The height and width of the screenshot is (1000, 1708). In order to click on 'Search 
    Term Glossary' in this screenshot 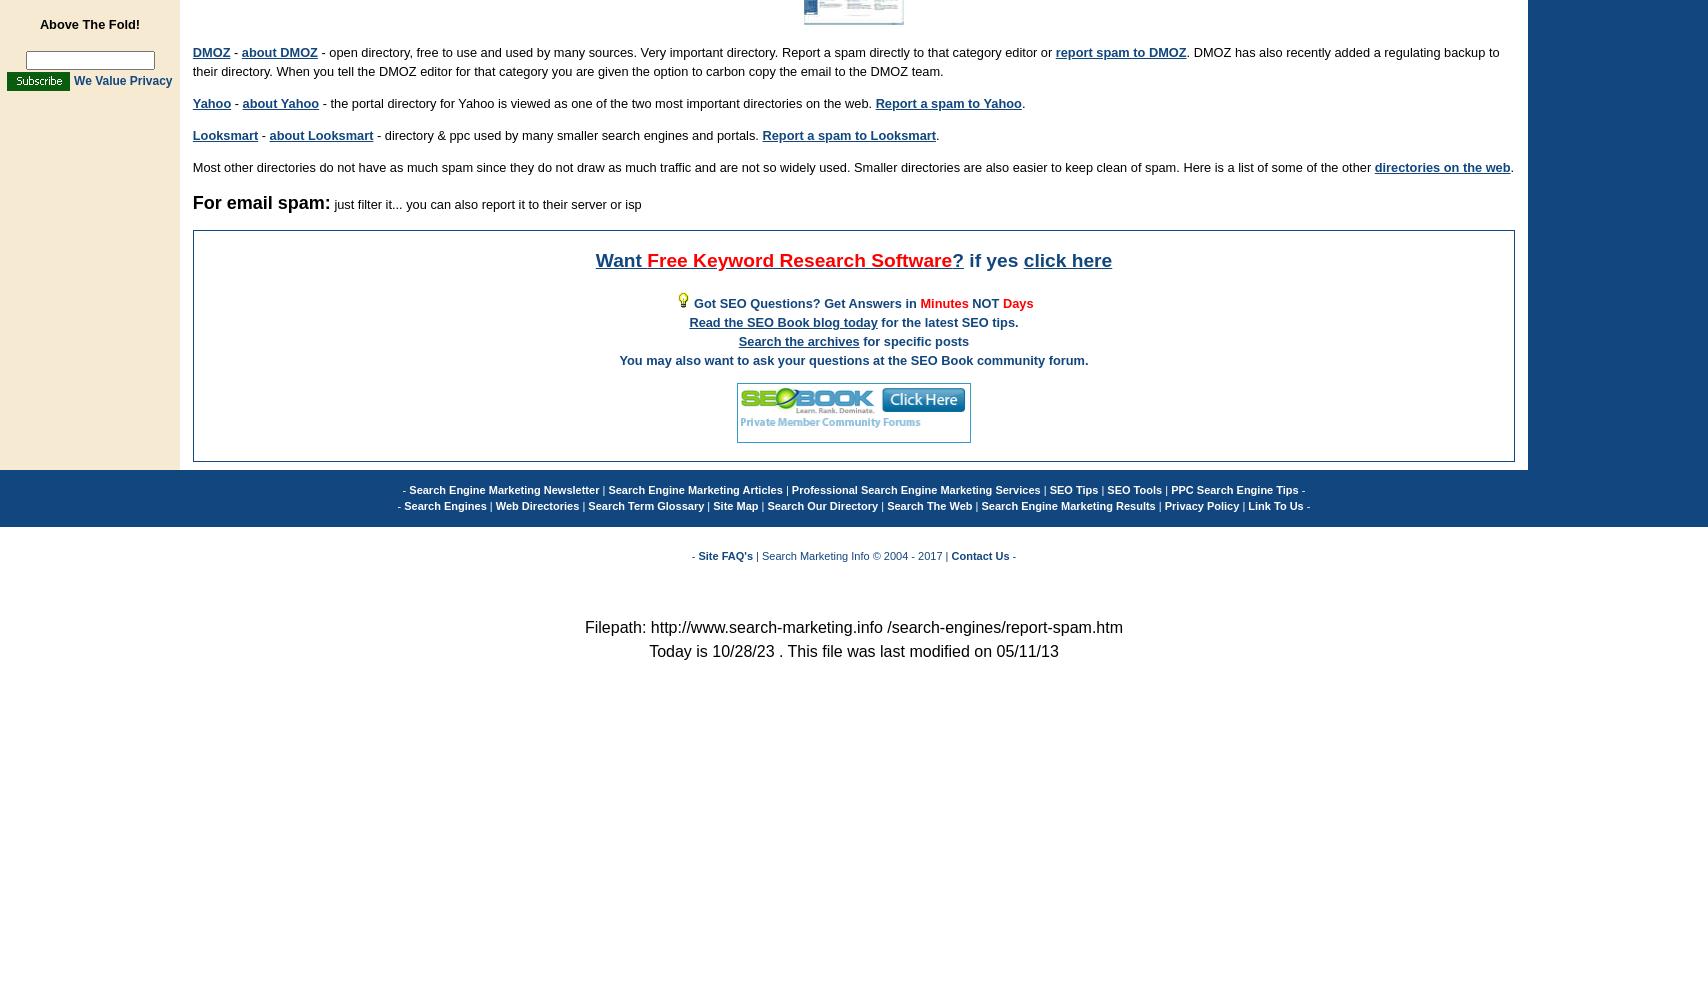, I will do `click(645, 506)`.